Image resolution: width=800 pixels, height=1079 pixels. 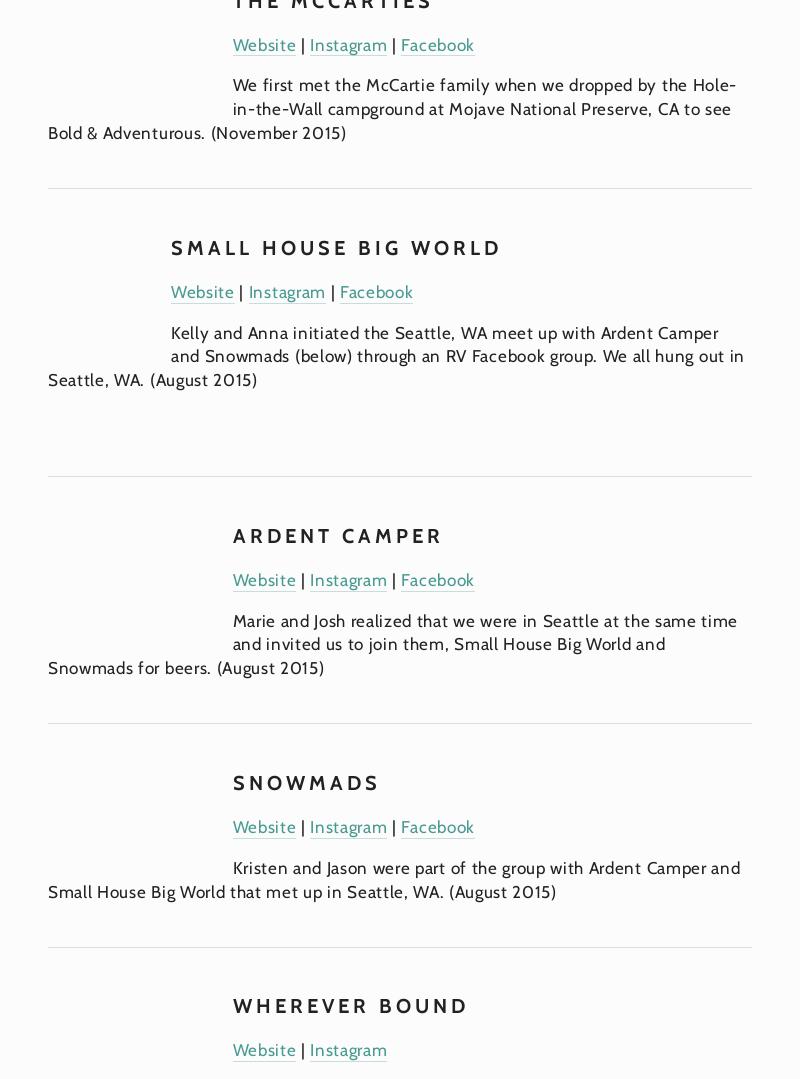 What do you see at coordinates (337, 534) in the screenshot?
I see `'Ardent Camper'` at bounding box center [337, 534].